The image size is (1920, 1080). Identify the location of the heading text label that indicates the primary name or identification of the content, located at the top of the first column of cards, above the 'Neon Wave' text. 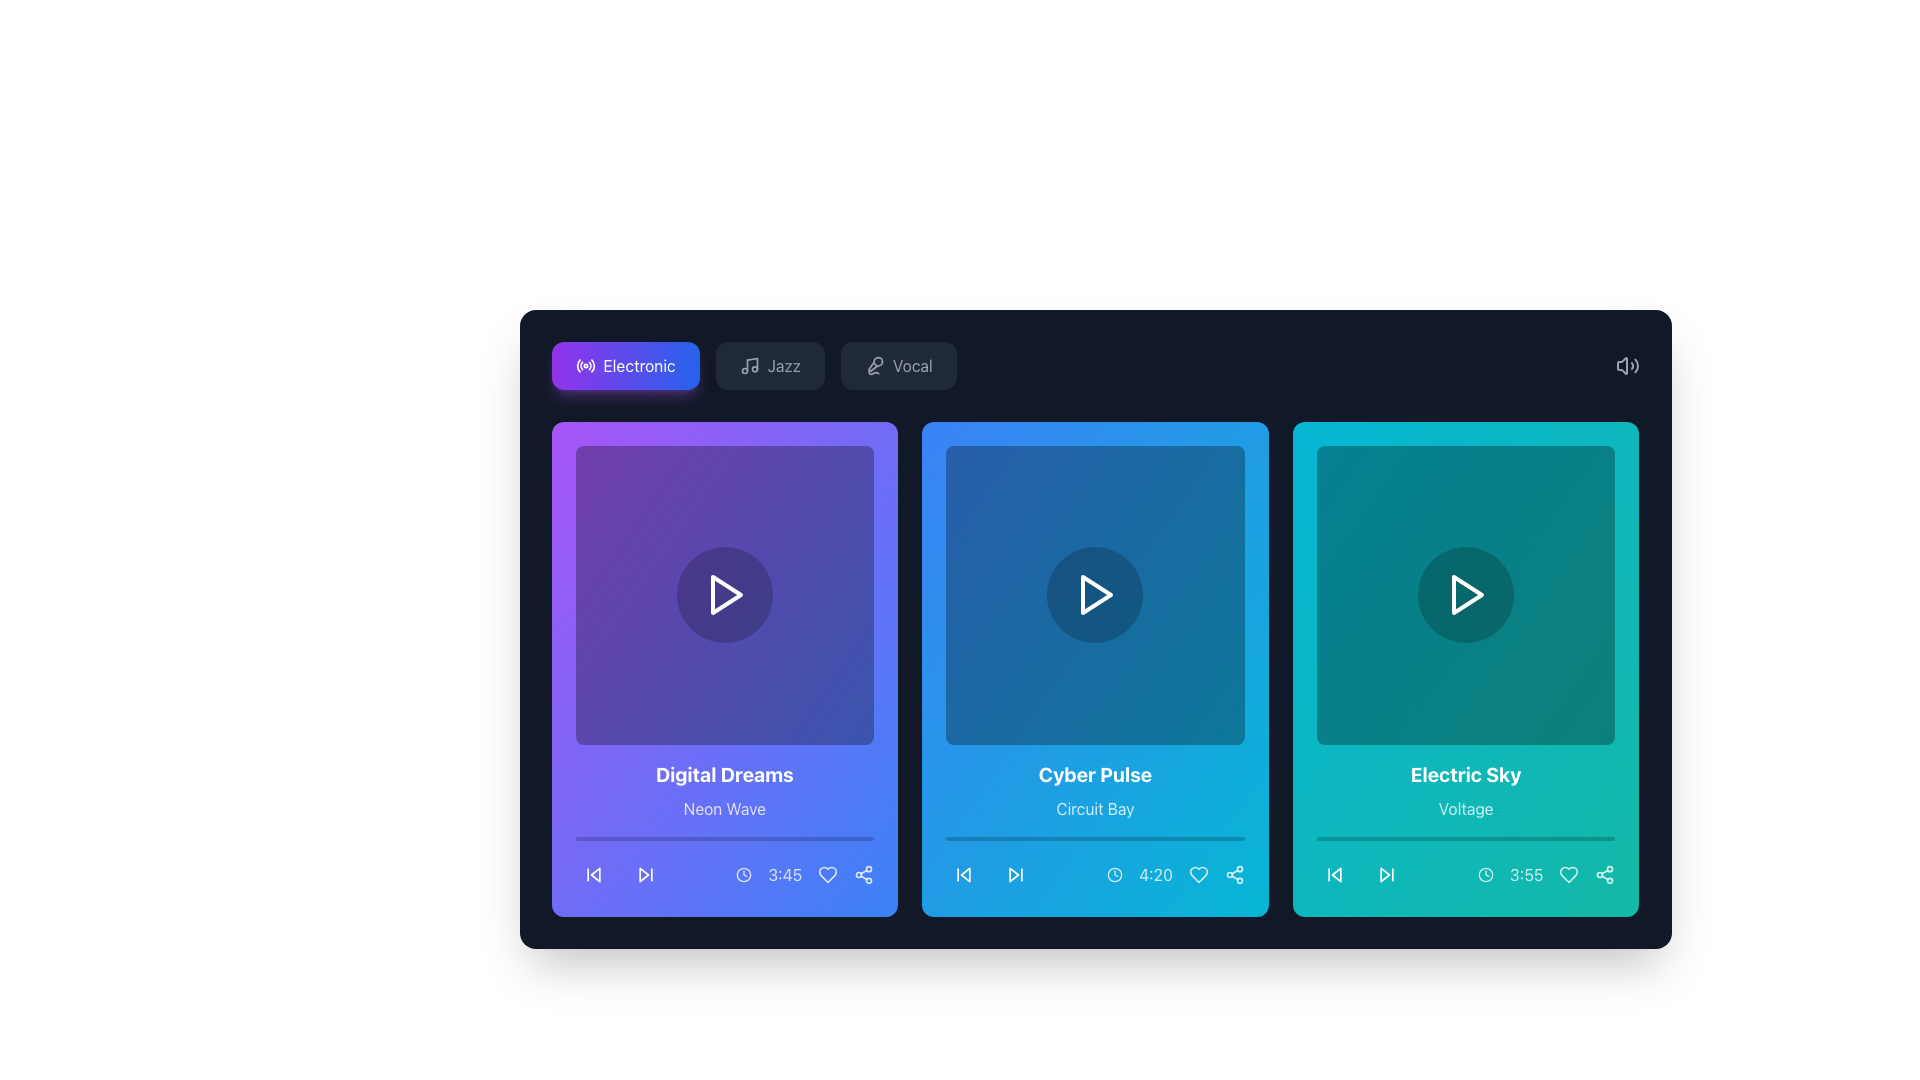
(723, 773).